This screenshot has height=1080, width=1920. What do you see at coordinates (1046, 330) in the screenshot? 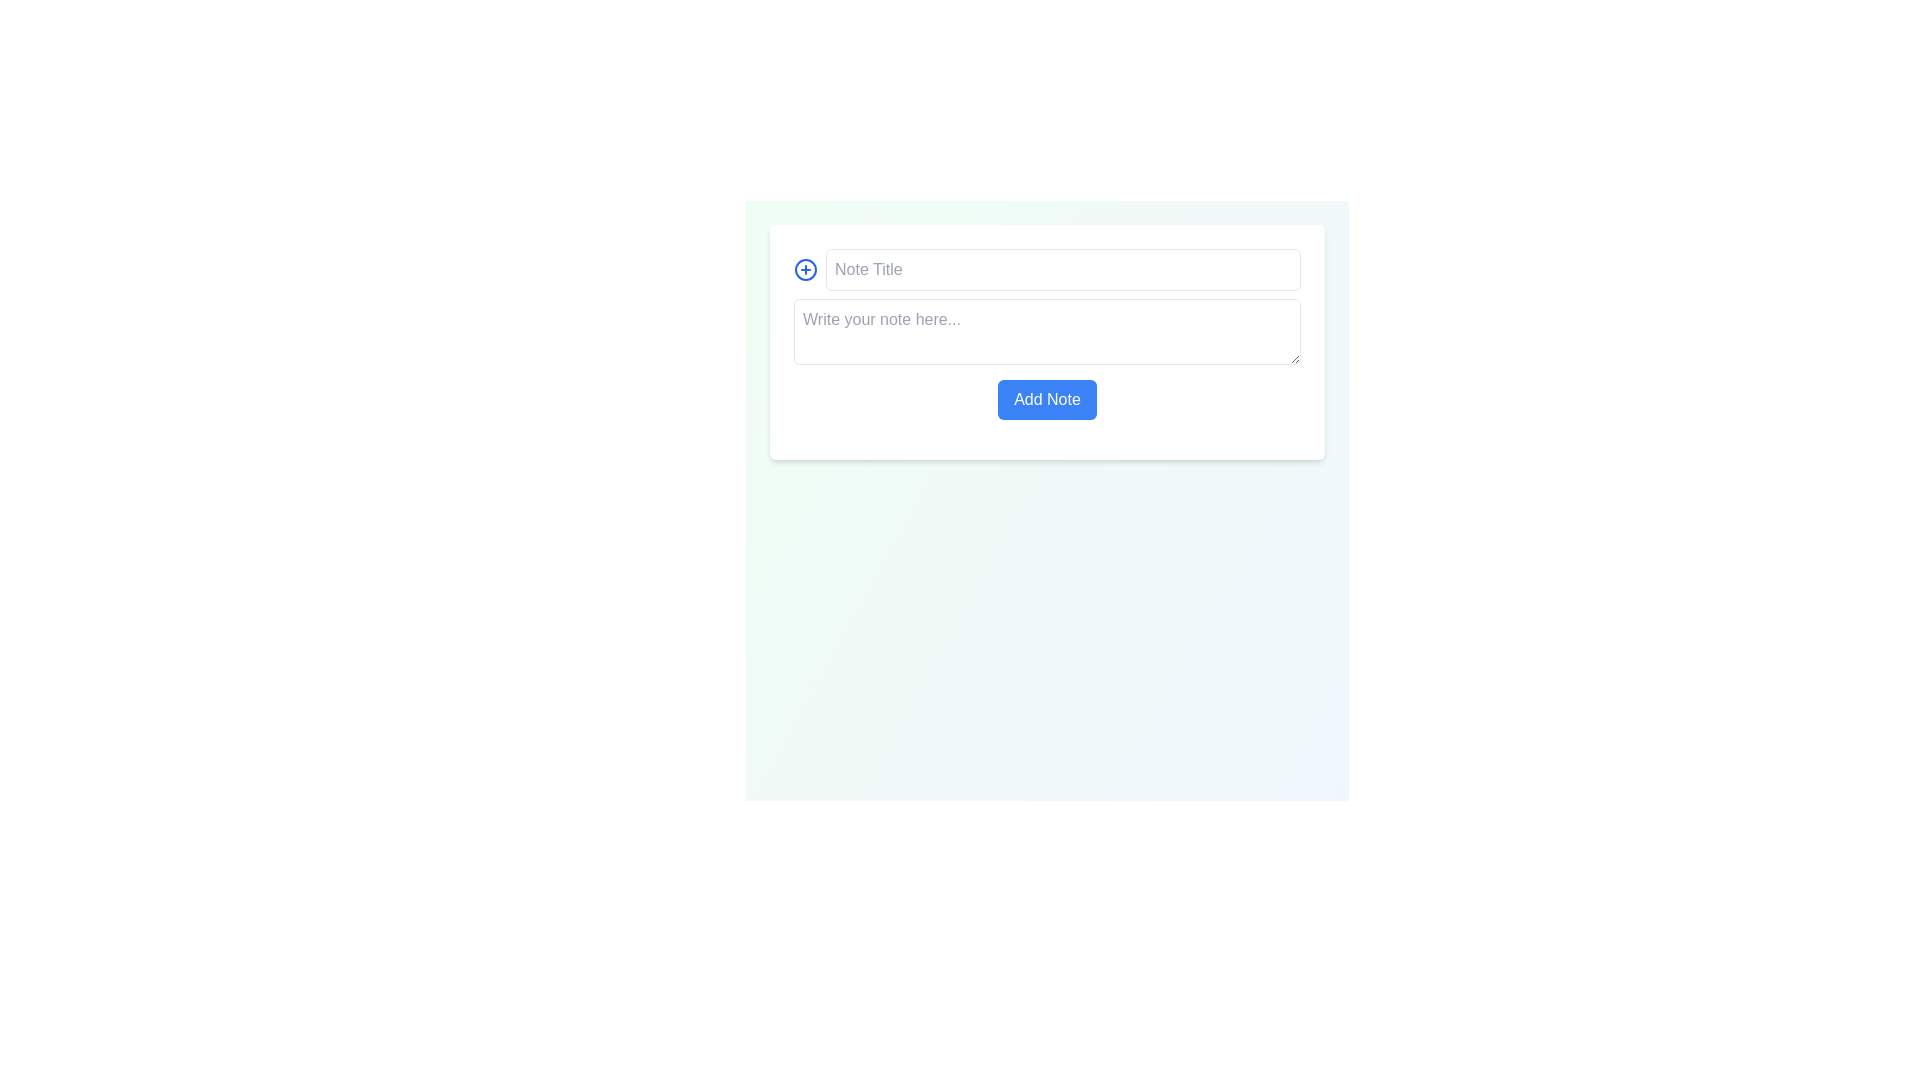
I see `the textarea located centrally within the form under the 'Add Note' section to place the cursor and enable typing` at bounding box center [1046, 330].